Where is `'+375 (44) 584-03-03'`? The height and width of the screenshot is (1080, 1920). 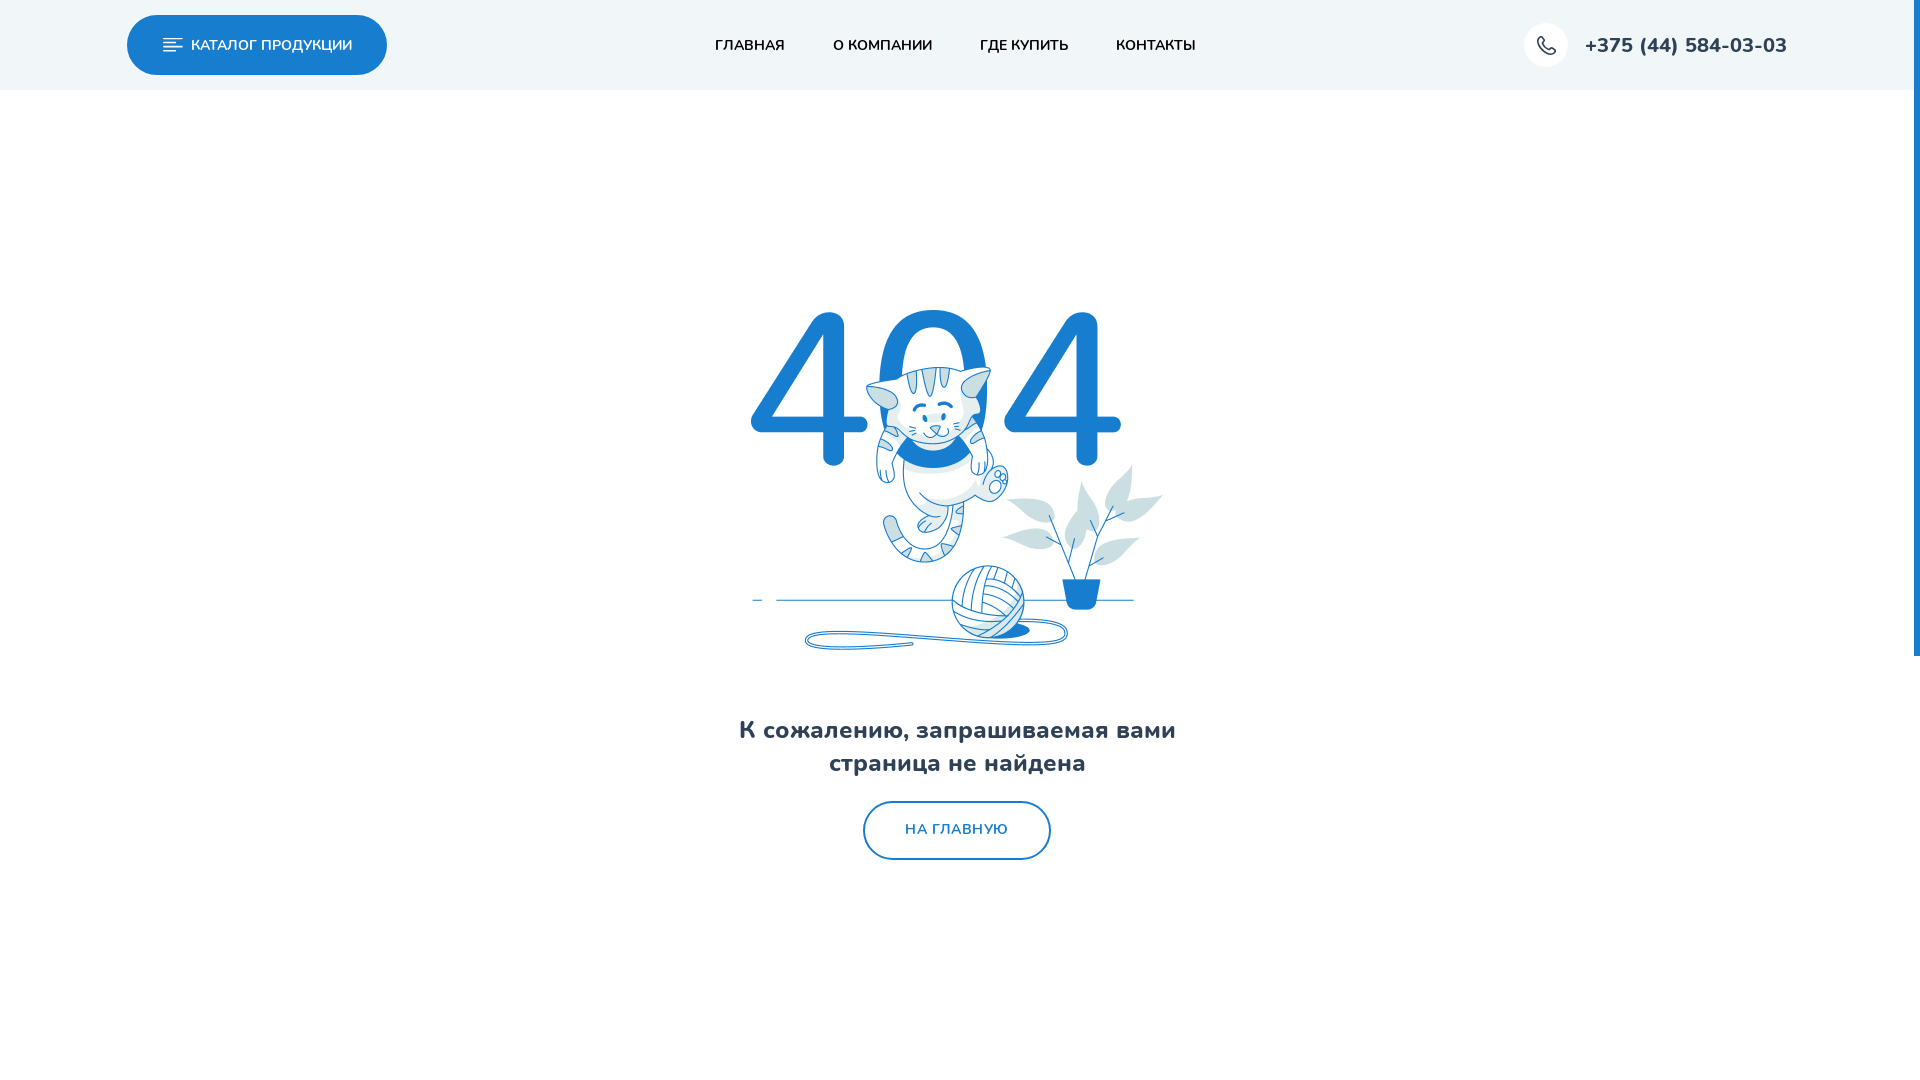
'+375 (44) 584-03-03' is located at coordinates (1655, 45).